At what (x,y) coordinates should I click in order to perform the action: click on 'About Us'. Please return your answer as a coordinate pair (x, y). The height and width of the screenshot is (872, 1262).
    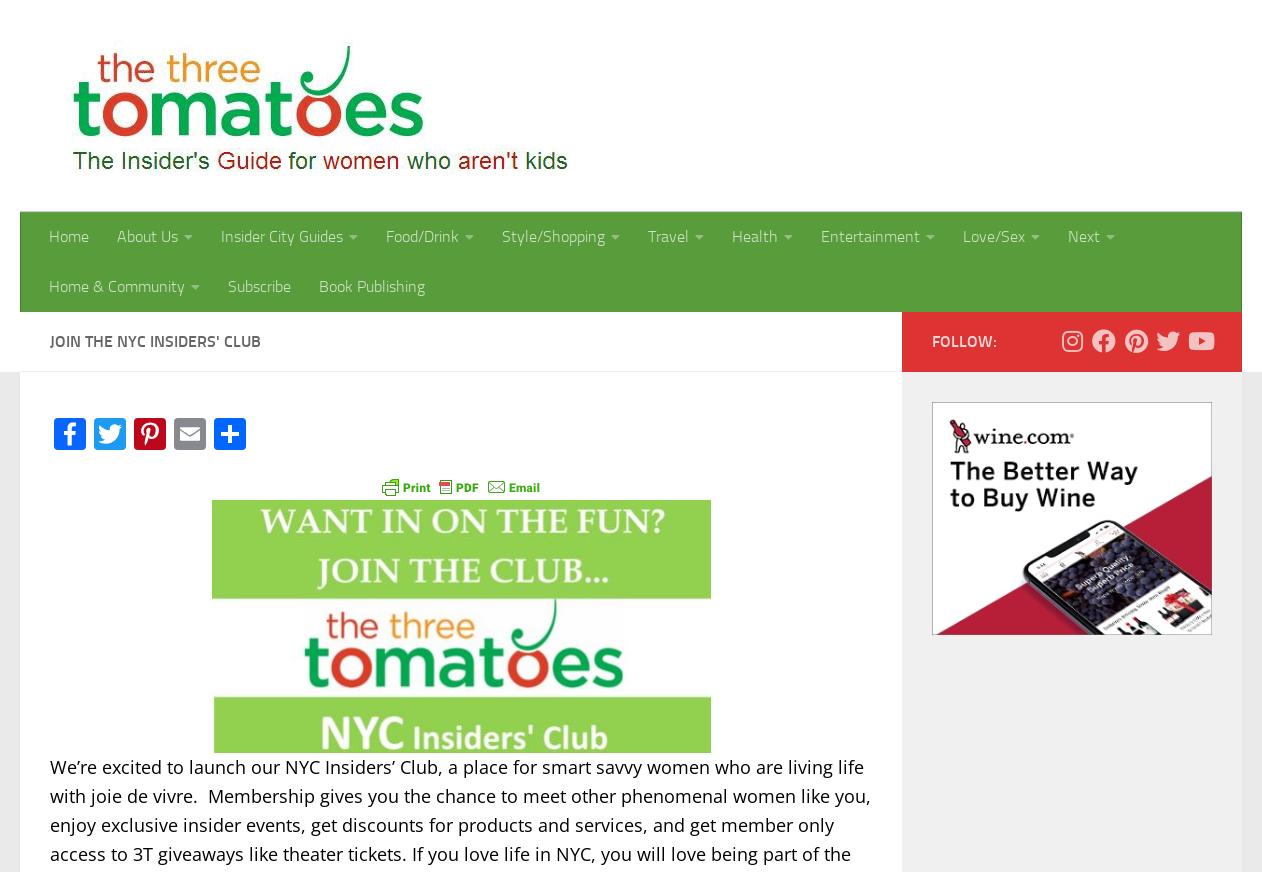
    Looking at the image, I should click on (146, 235).